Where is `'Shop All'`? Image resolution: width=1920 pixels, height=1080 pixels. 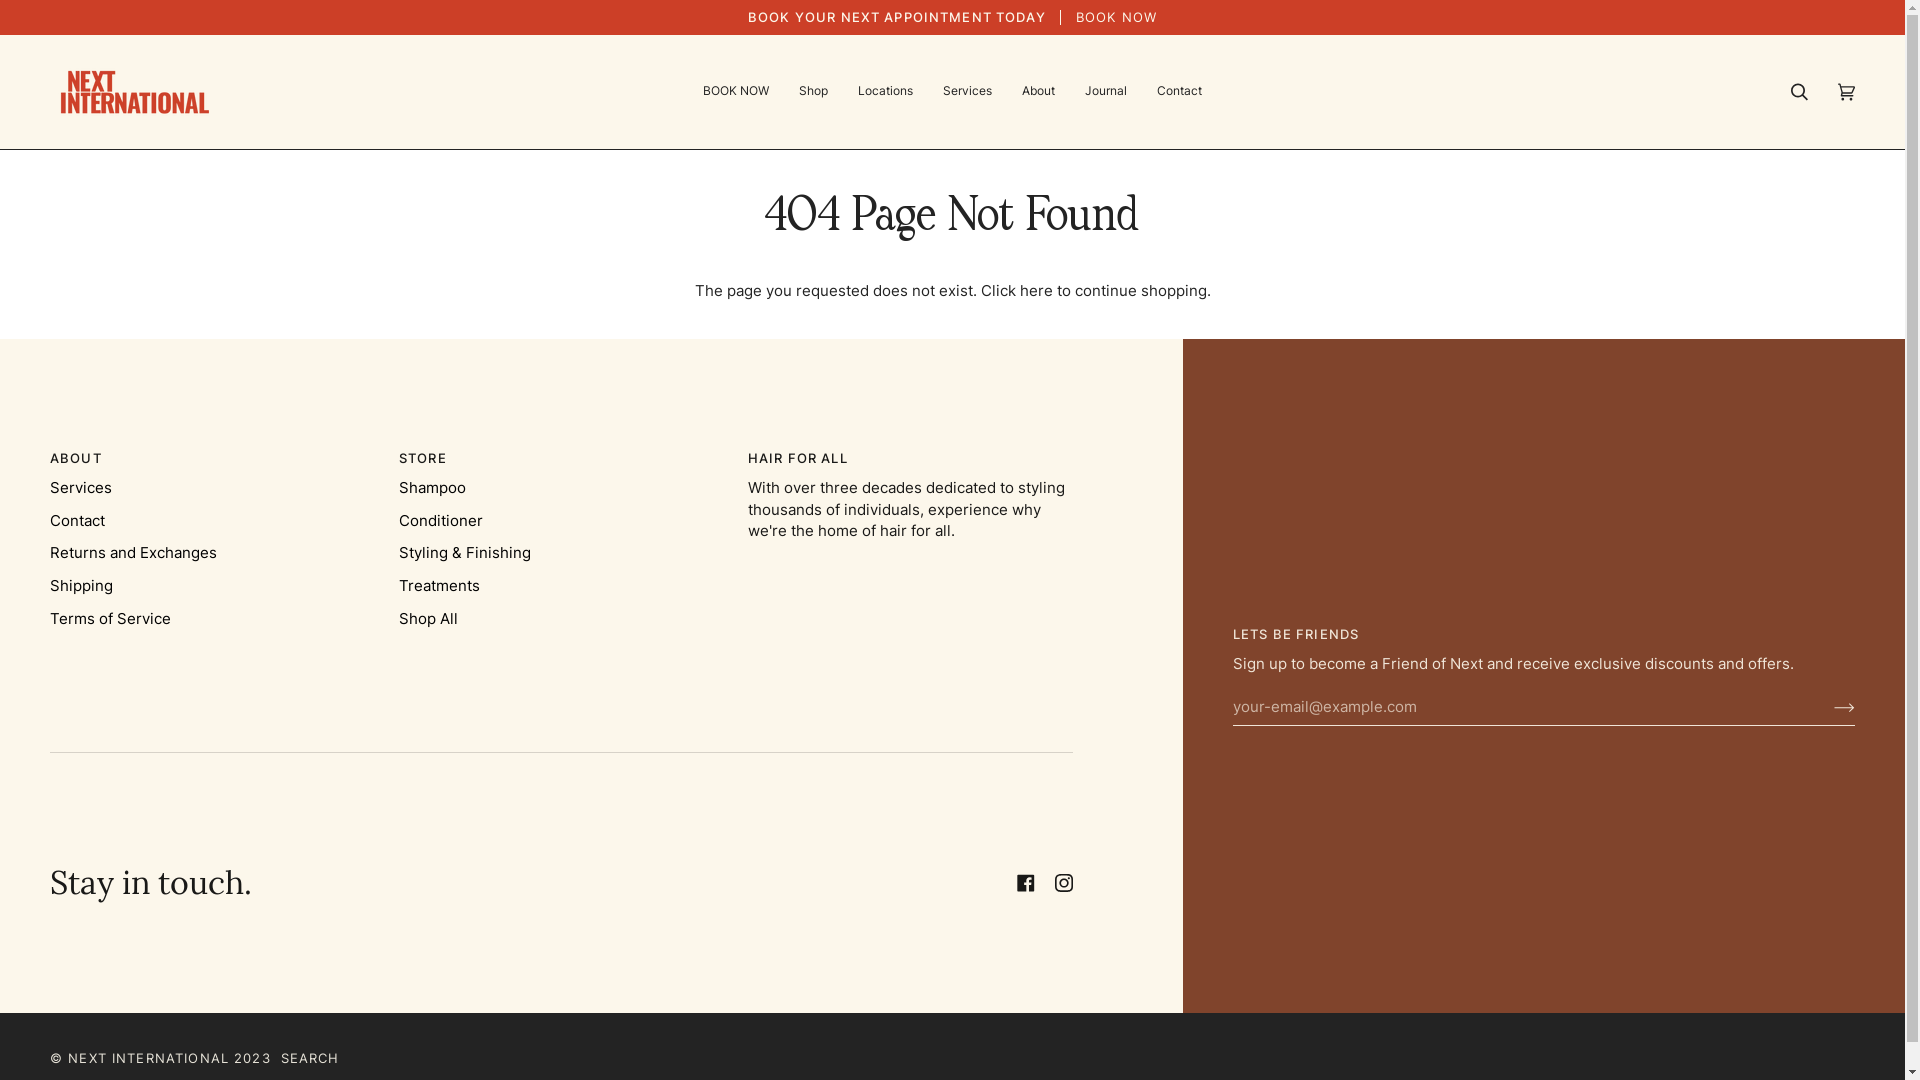
'Shop All' is located at coordinates (427, 617).